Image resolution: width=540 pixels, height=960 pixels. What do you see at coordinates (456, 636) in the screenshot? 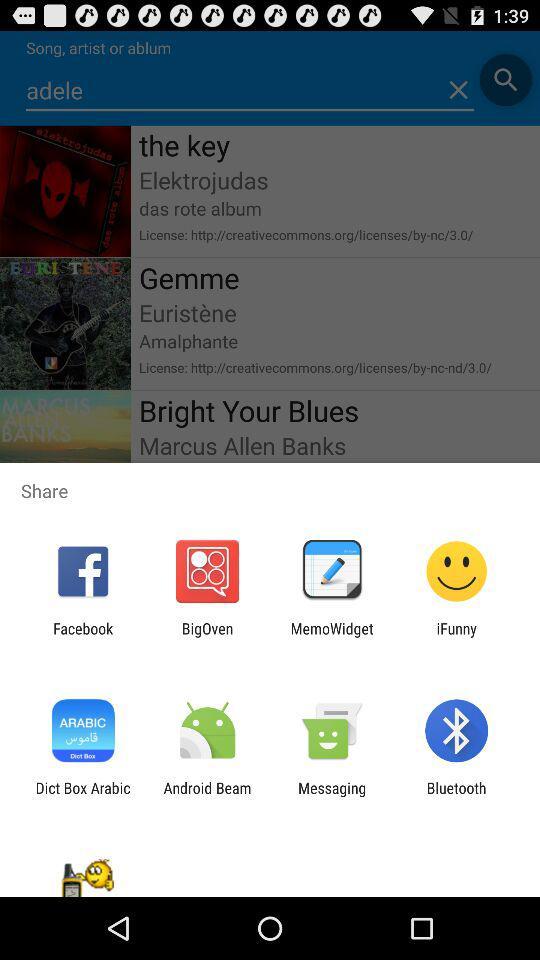
I see `ifunny item` at bounding box center [456, 636].